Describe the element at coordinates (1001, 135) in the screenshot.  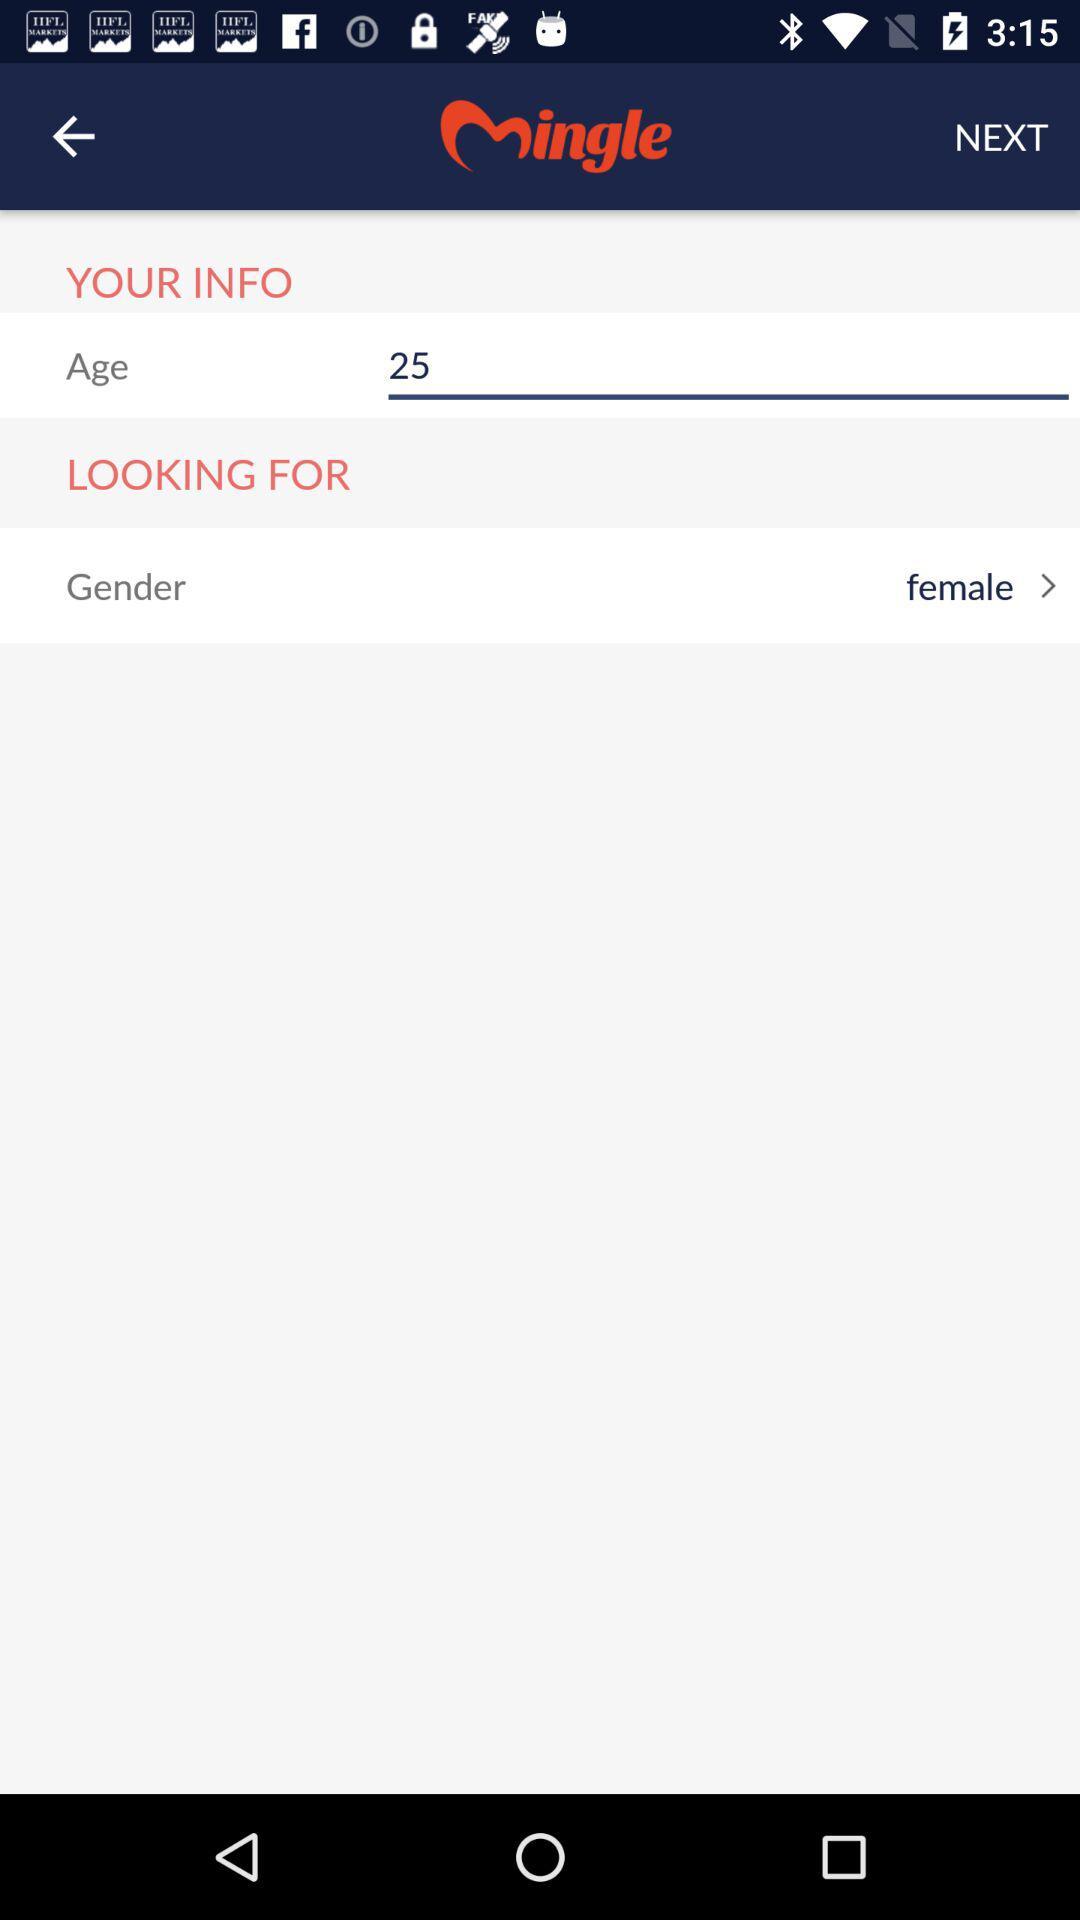
I see `item above the 25 icon` at that location.